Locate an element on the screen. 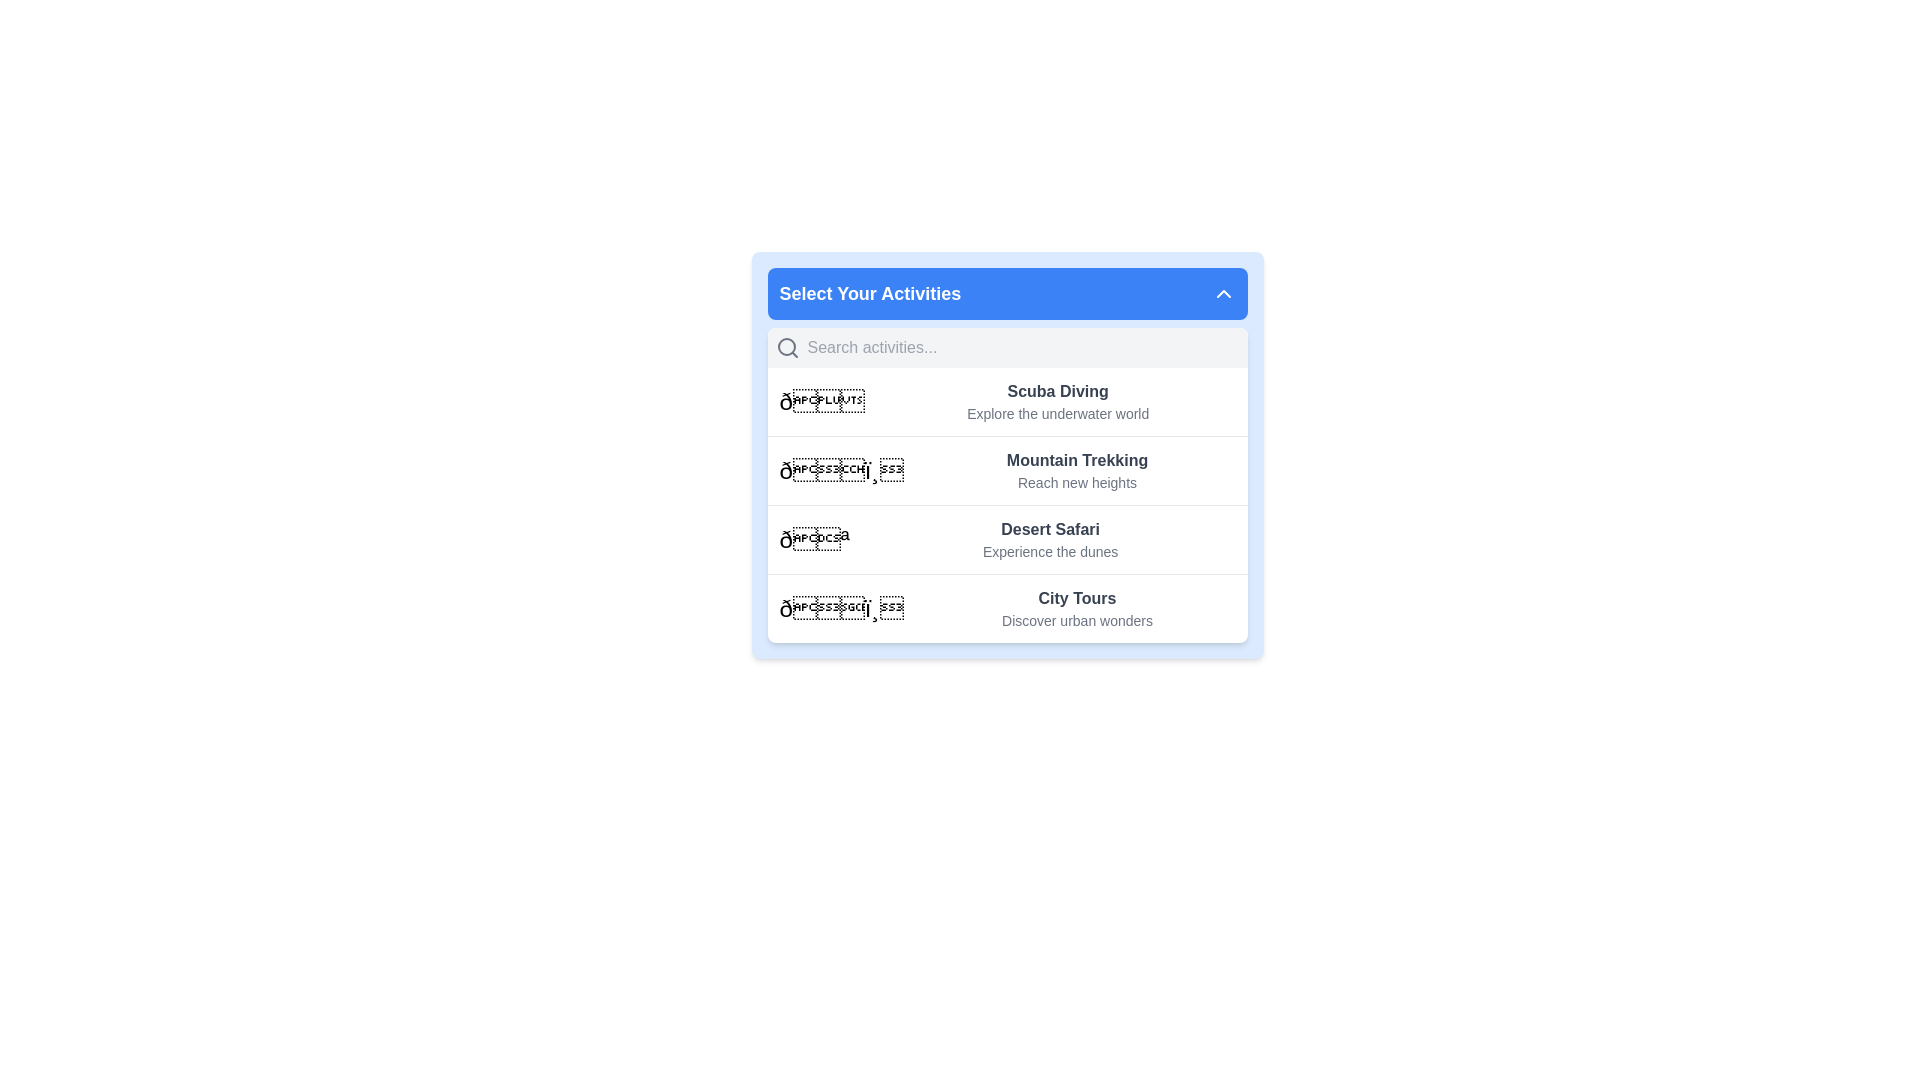 The image size is (1920, 1080). the decorative icon representing 'Scuba Diving' located at the far left of the menu entry under 'Select Your Activities' is located at coordinates (822, 401).